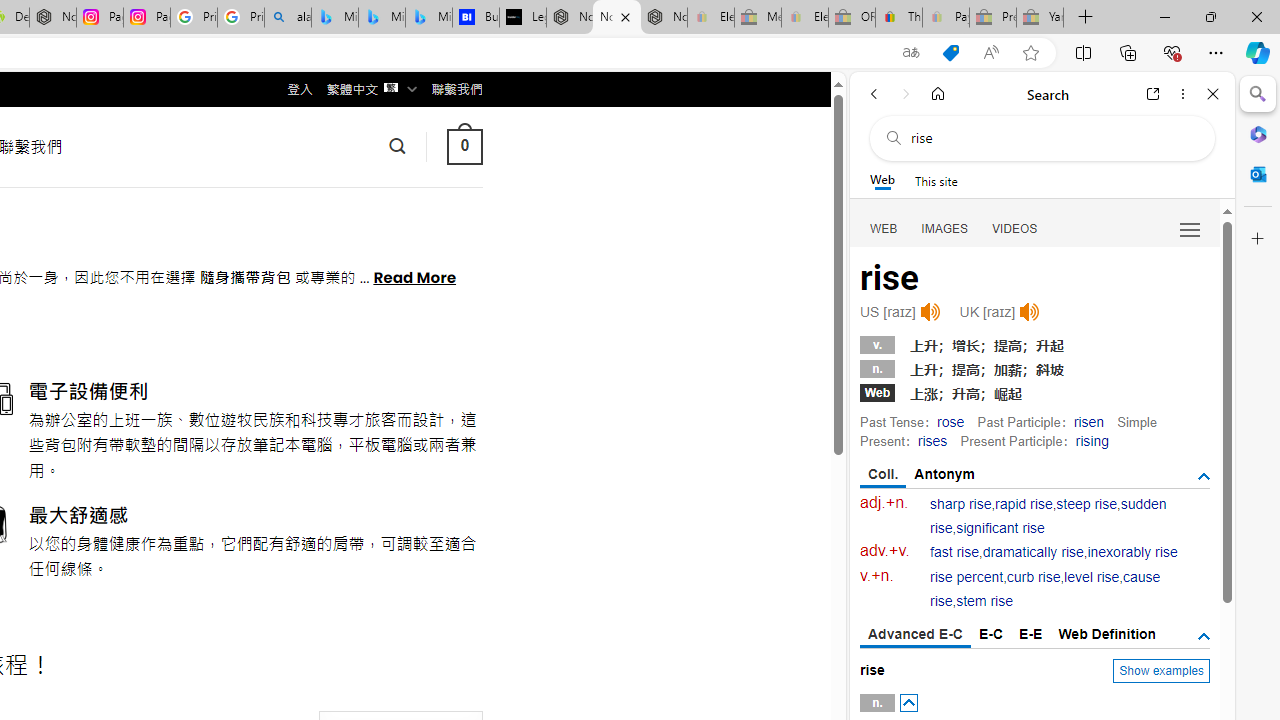 The image size is (1280, 720). What do you see at coordinates (1015, 227) in the screenshot?
I see `'Search Filter, VIDEOS'` at bounding box center [1015, 227].